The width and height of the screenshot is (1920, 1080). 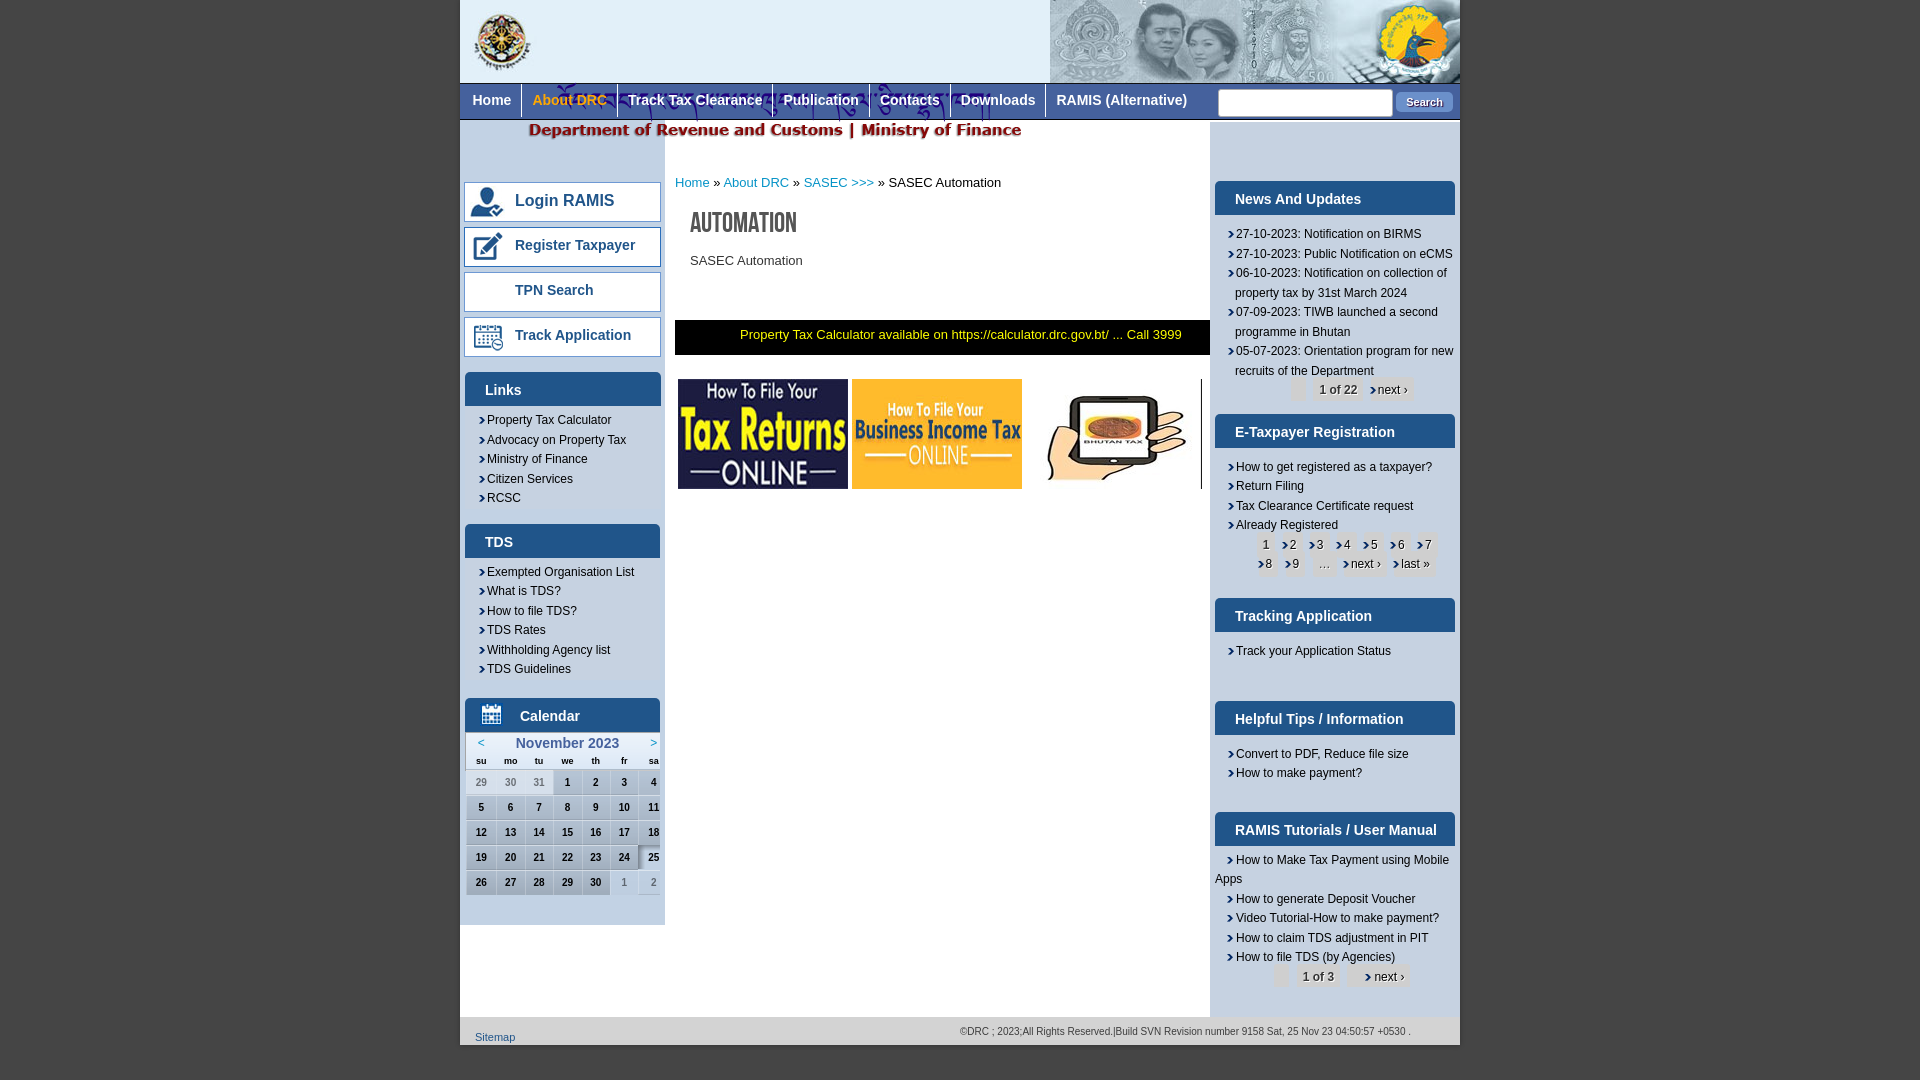 I want to click on 'SASEC >>>', so click(x=839, y=182).